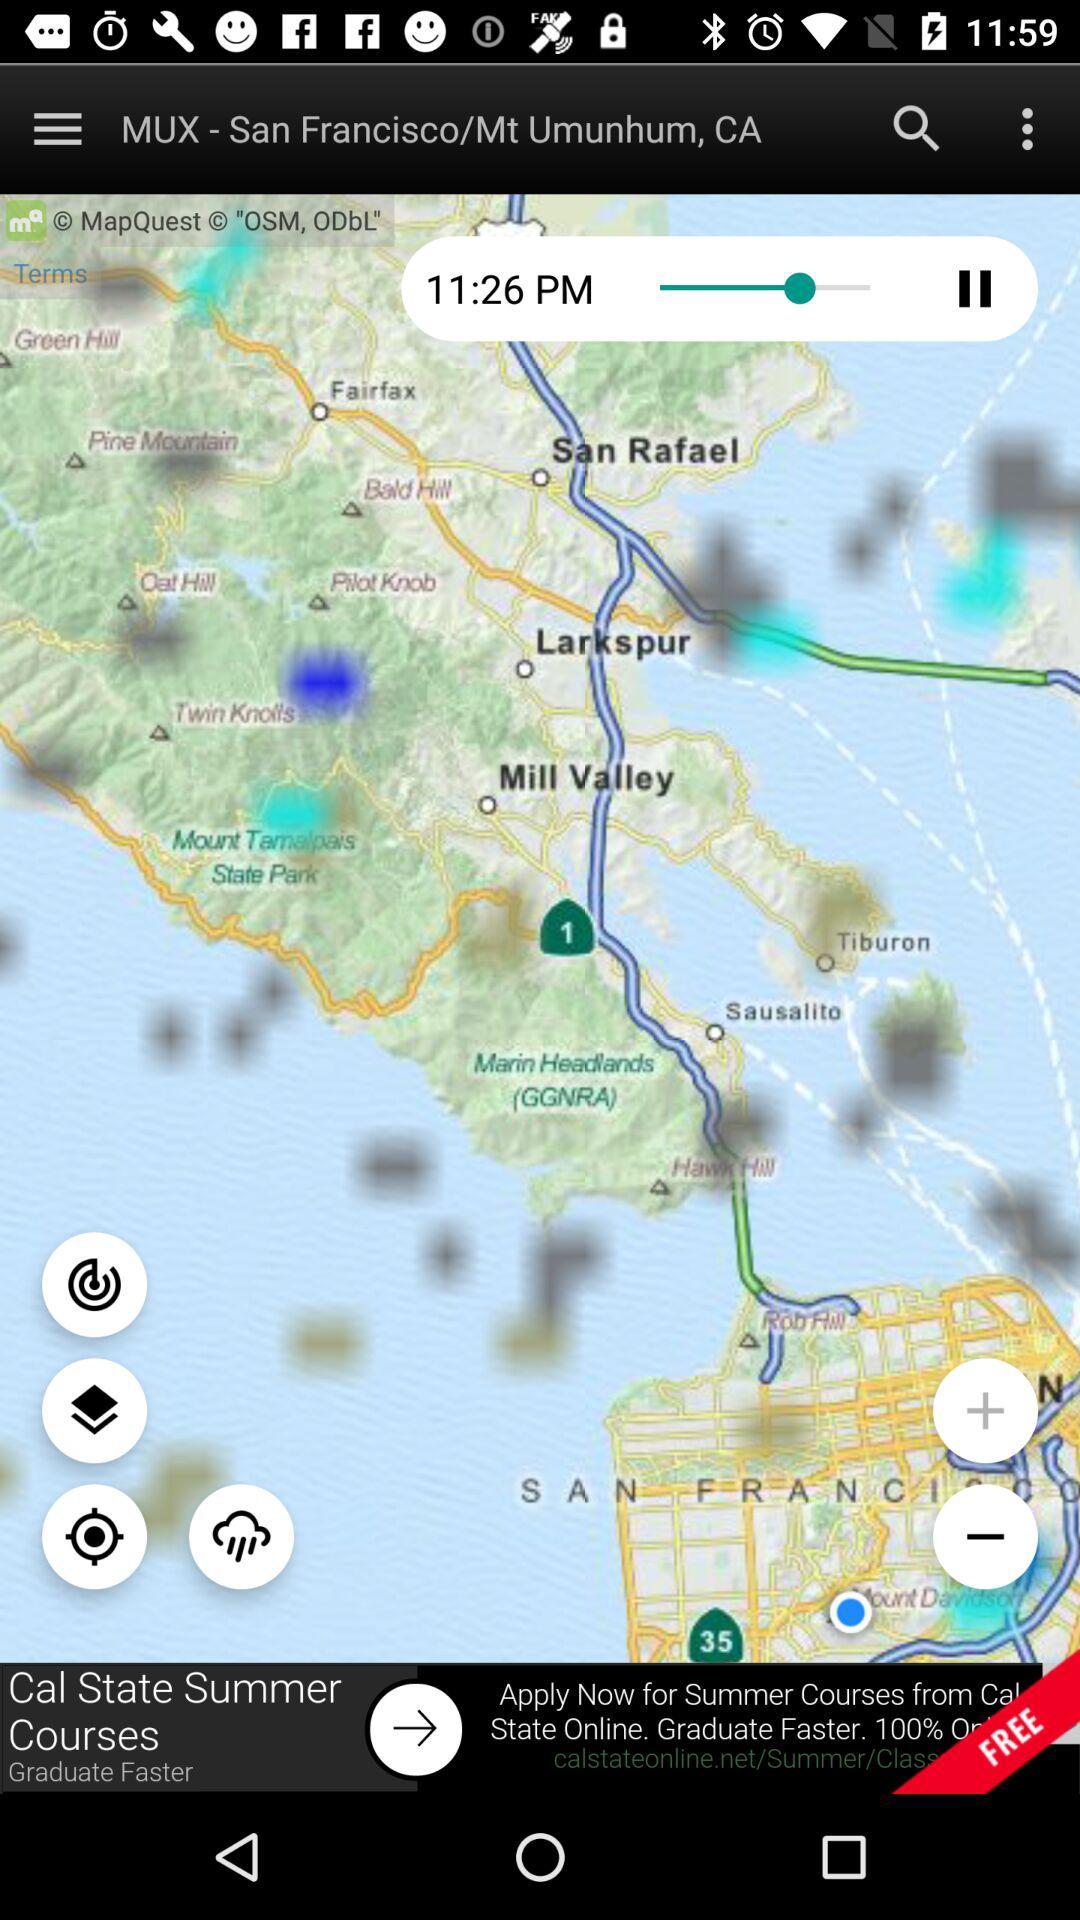 This screenshot has height=1920, width=1080. What do you see at coordinates (240, 1535) in the screenshot?
I see `the weather icon` at bounding box center [240, 1535].